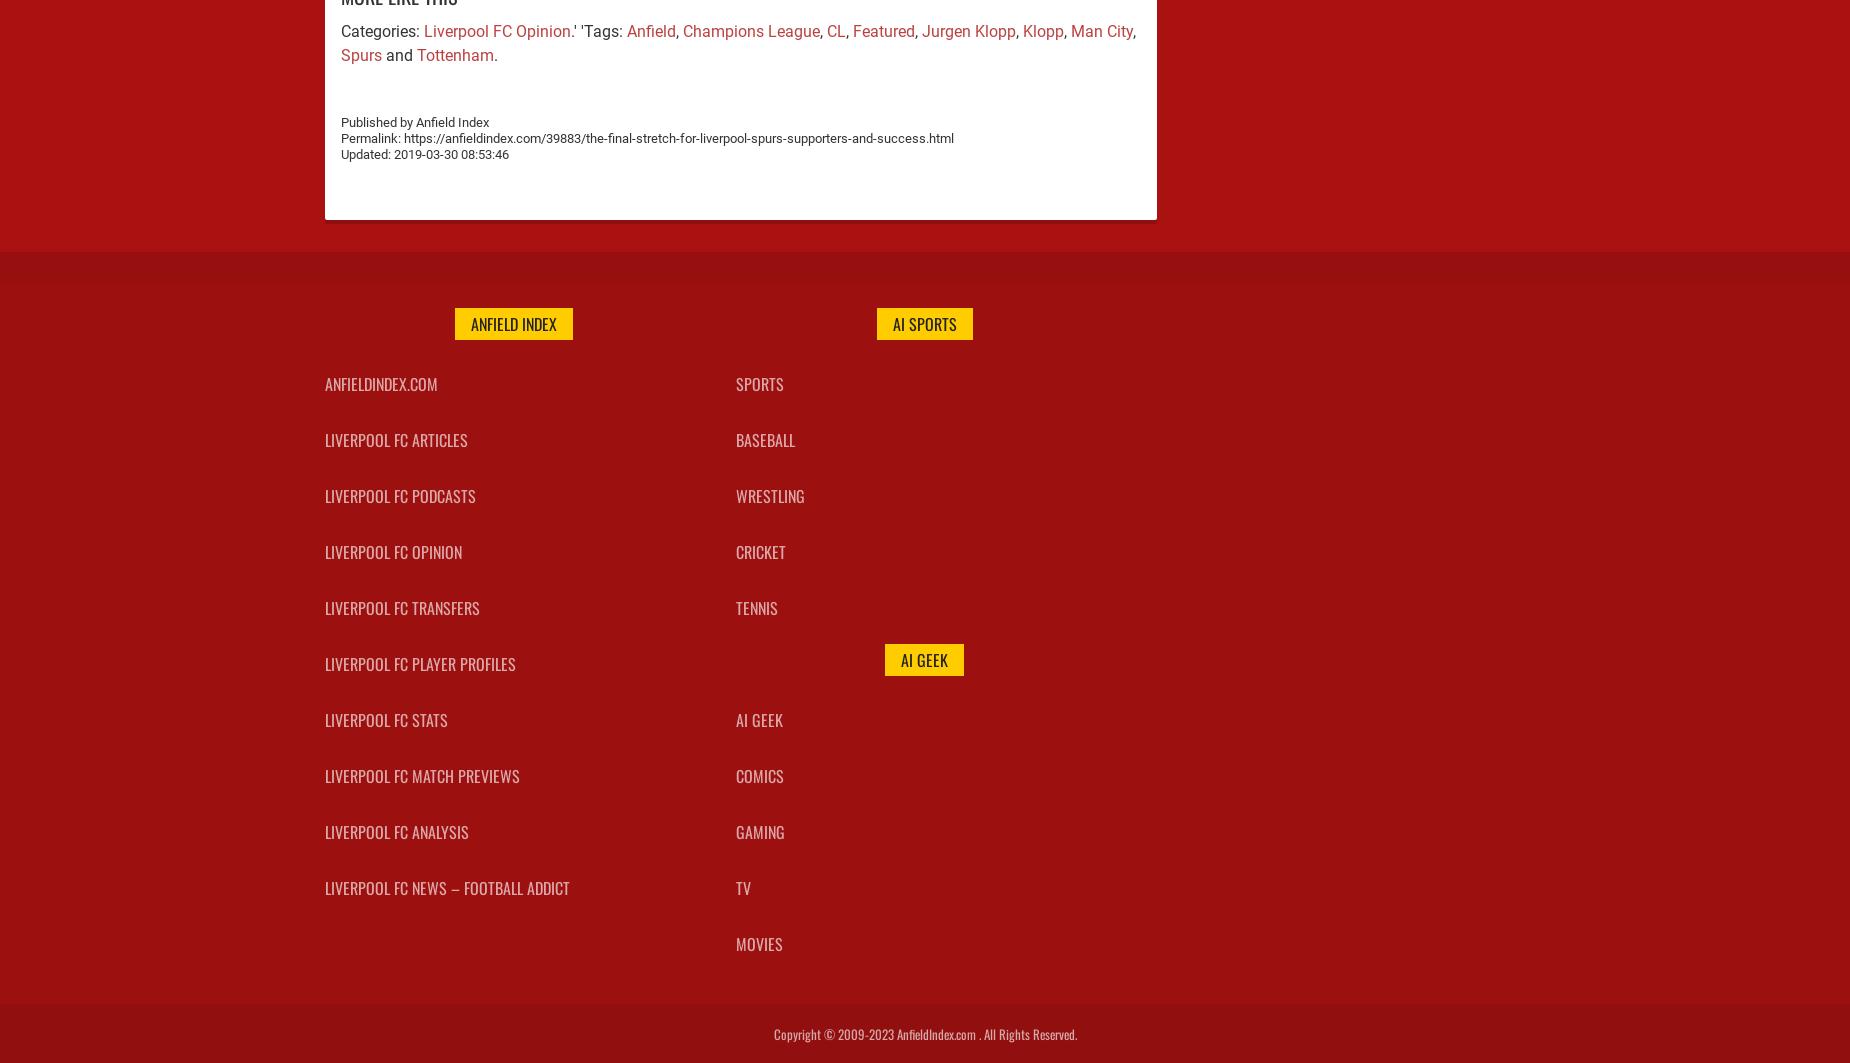  What do you see at coordinates (759, 829) in the screenshot?
I see `'Gaming'` at bounding box center [759, 829].